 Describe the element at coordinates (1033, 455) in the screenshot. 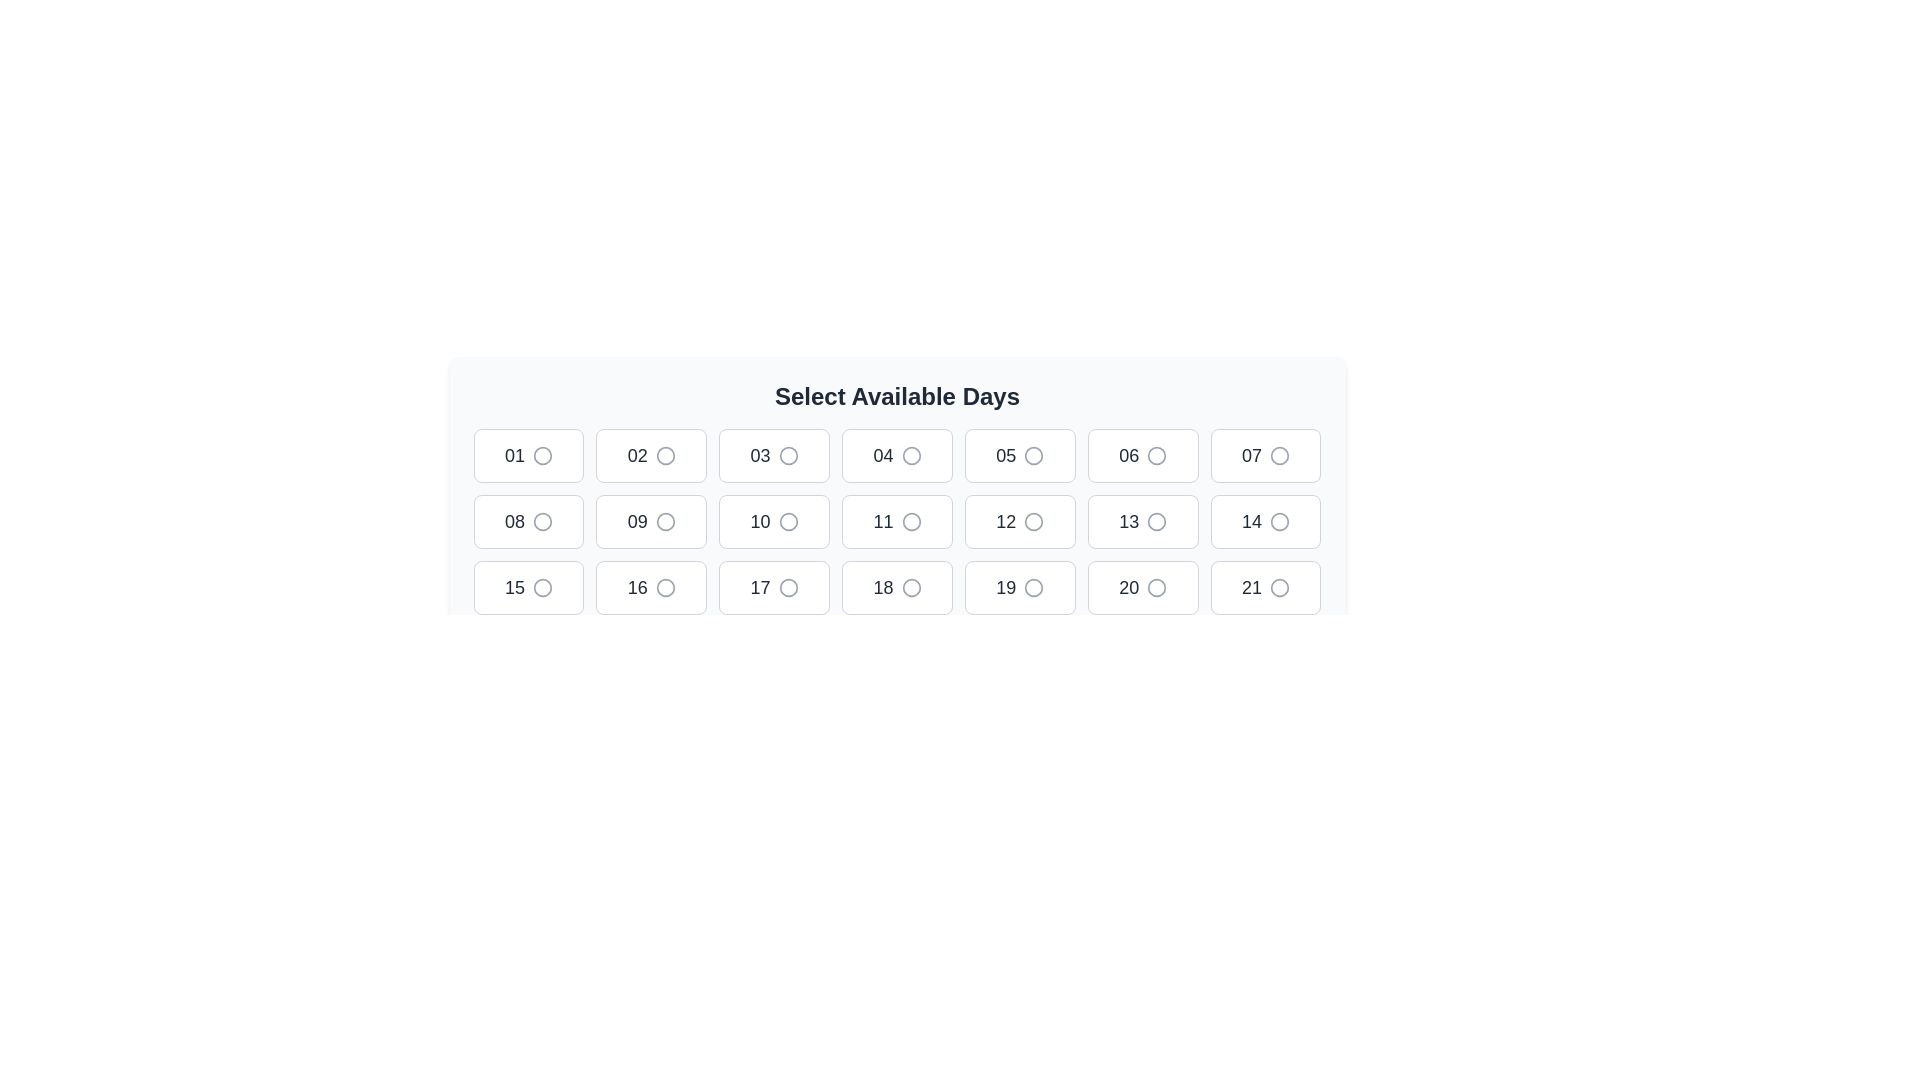

I see `the circular radio button associated with the number '05' in the selection grid` at that location.